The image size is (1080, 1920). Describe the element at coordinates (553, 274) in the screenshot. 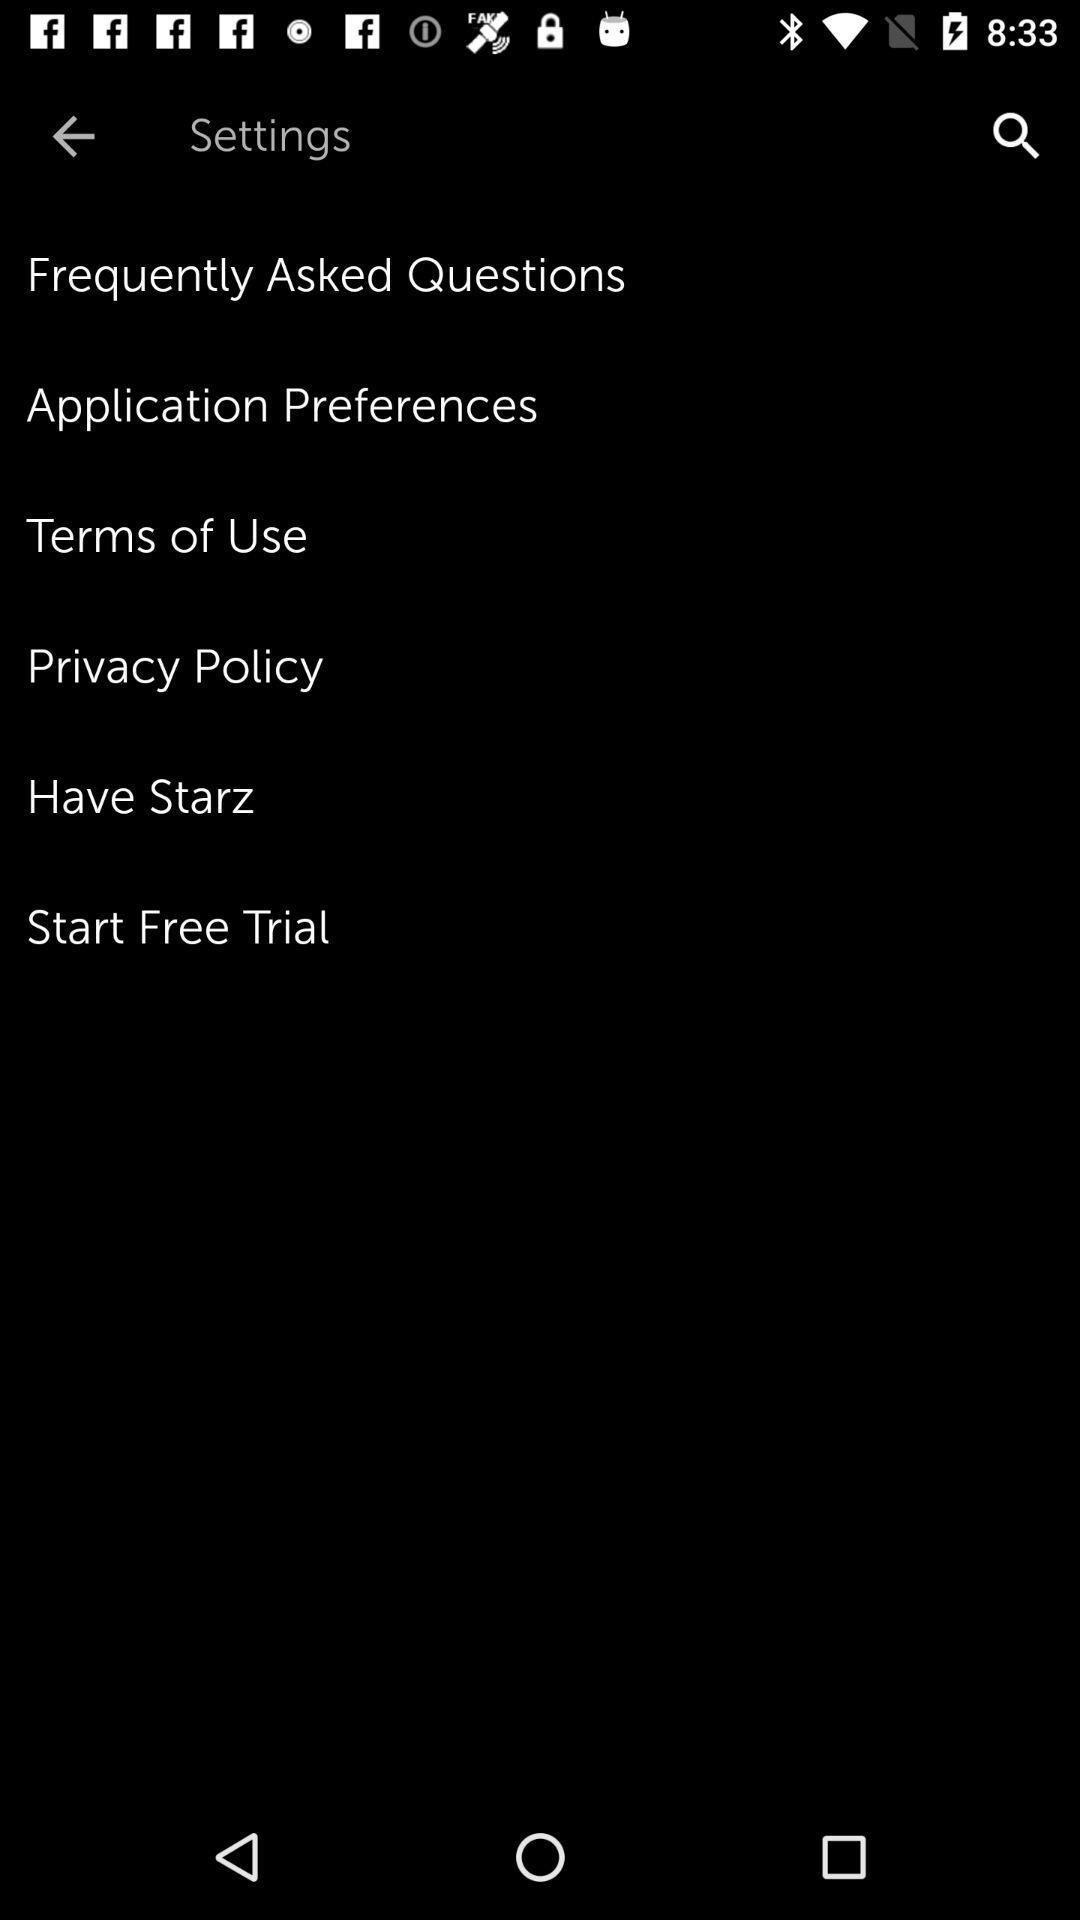

I see `the frequently asked questions` at that location.